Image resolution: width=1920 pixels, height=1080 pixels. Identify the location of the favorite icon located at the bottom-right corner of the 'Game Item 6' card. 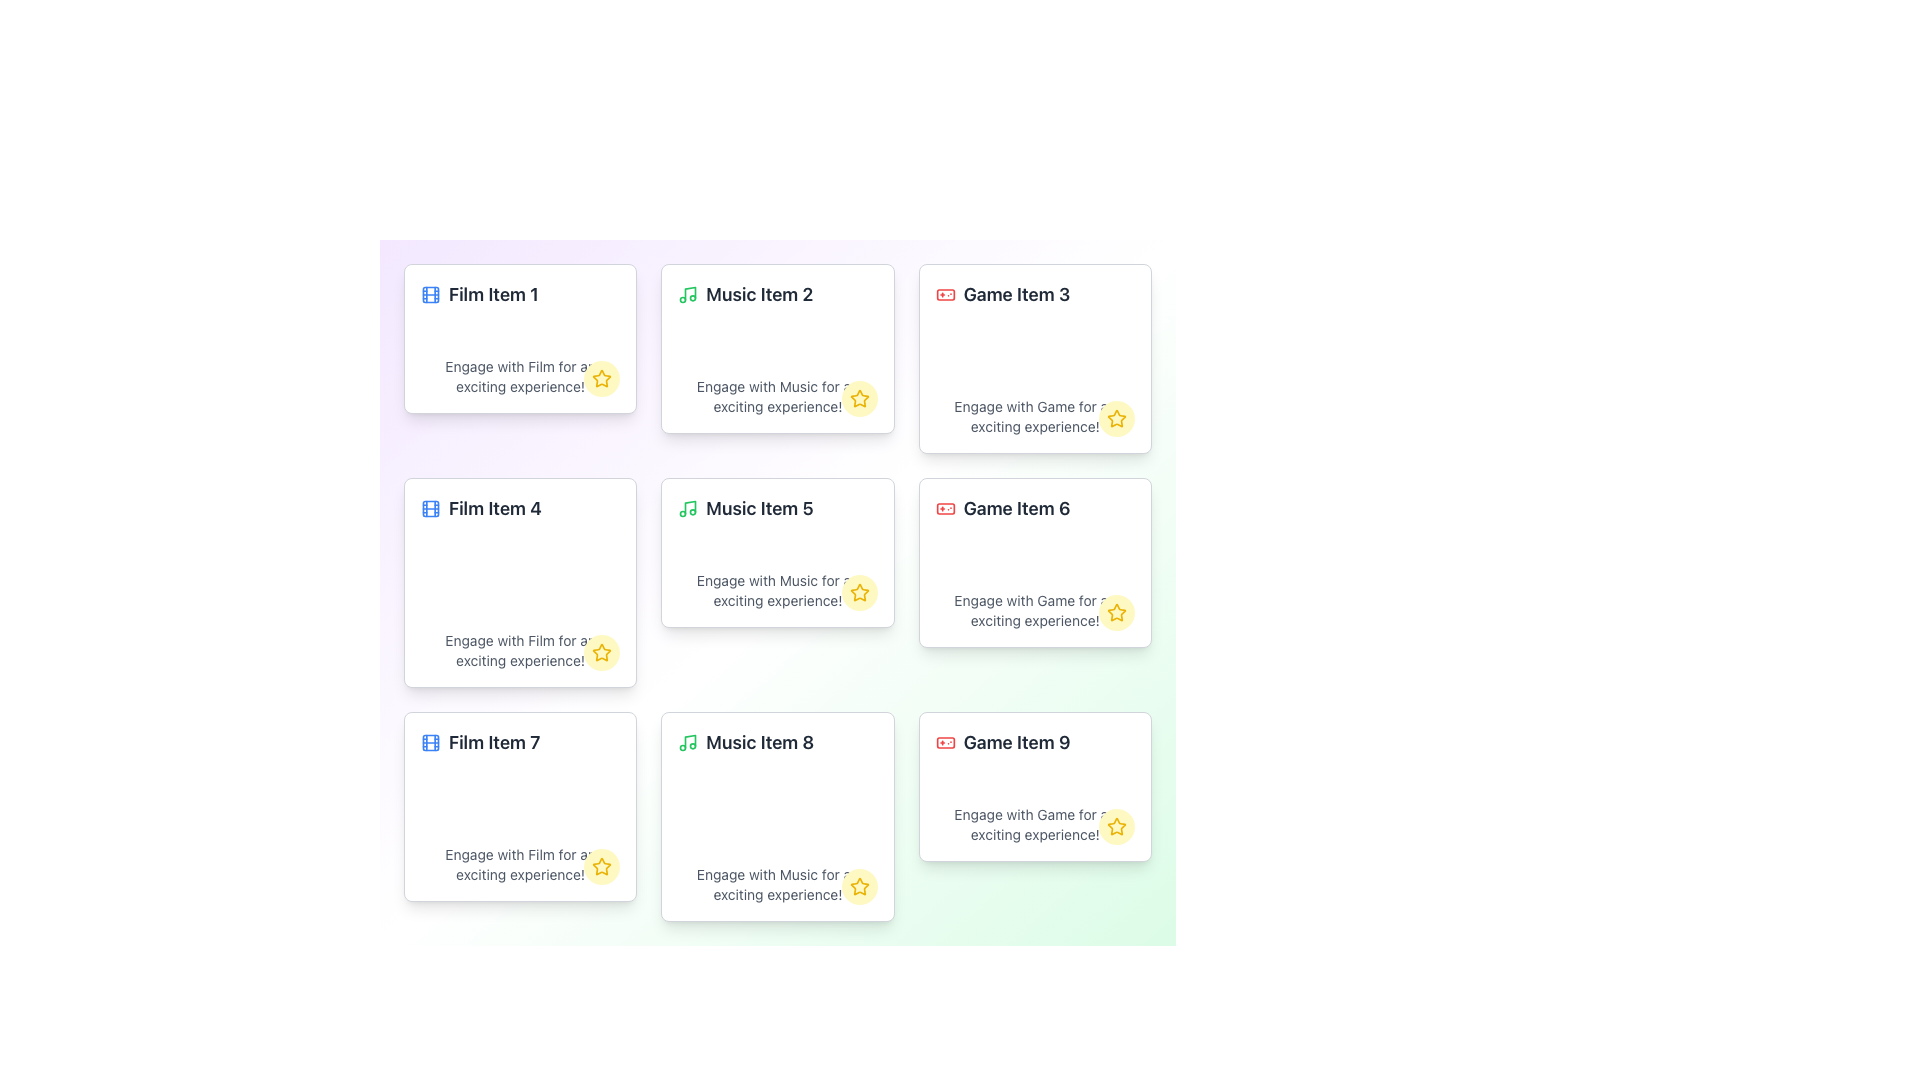
(1116, 612).